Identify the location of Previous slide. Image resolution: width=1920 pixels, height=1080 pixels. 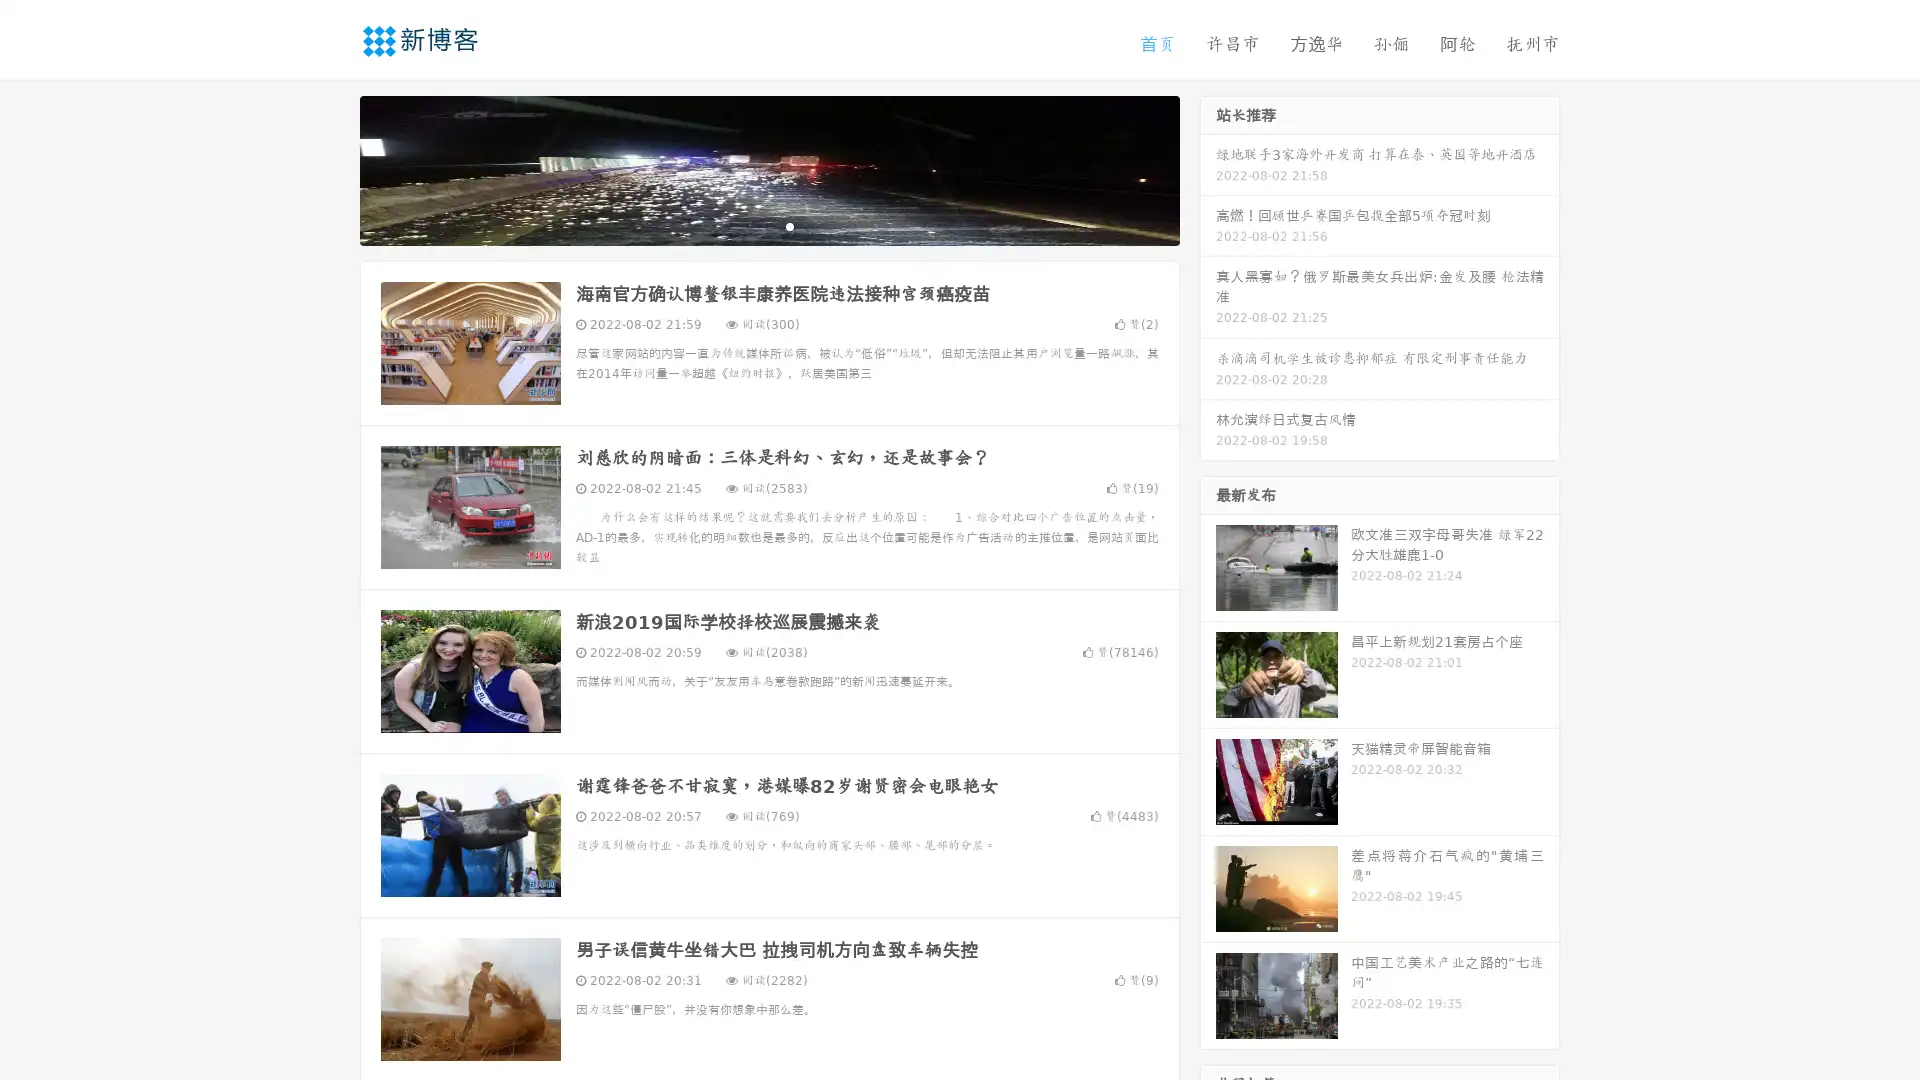
(330, 168).